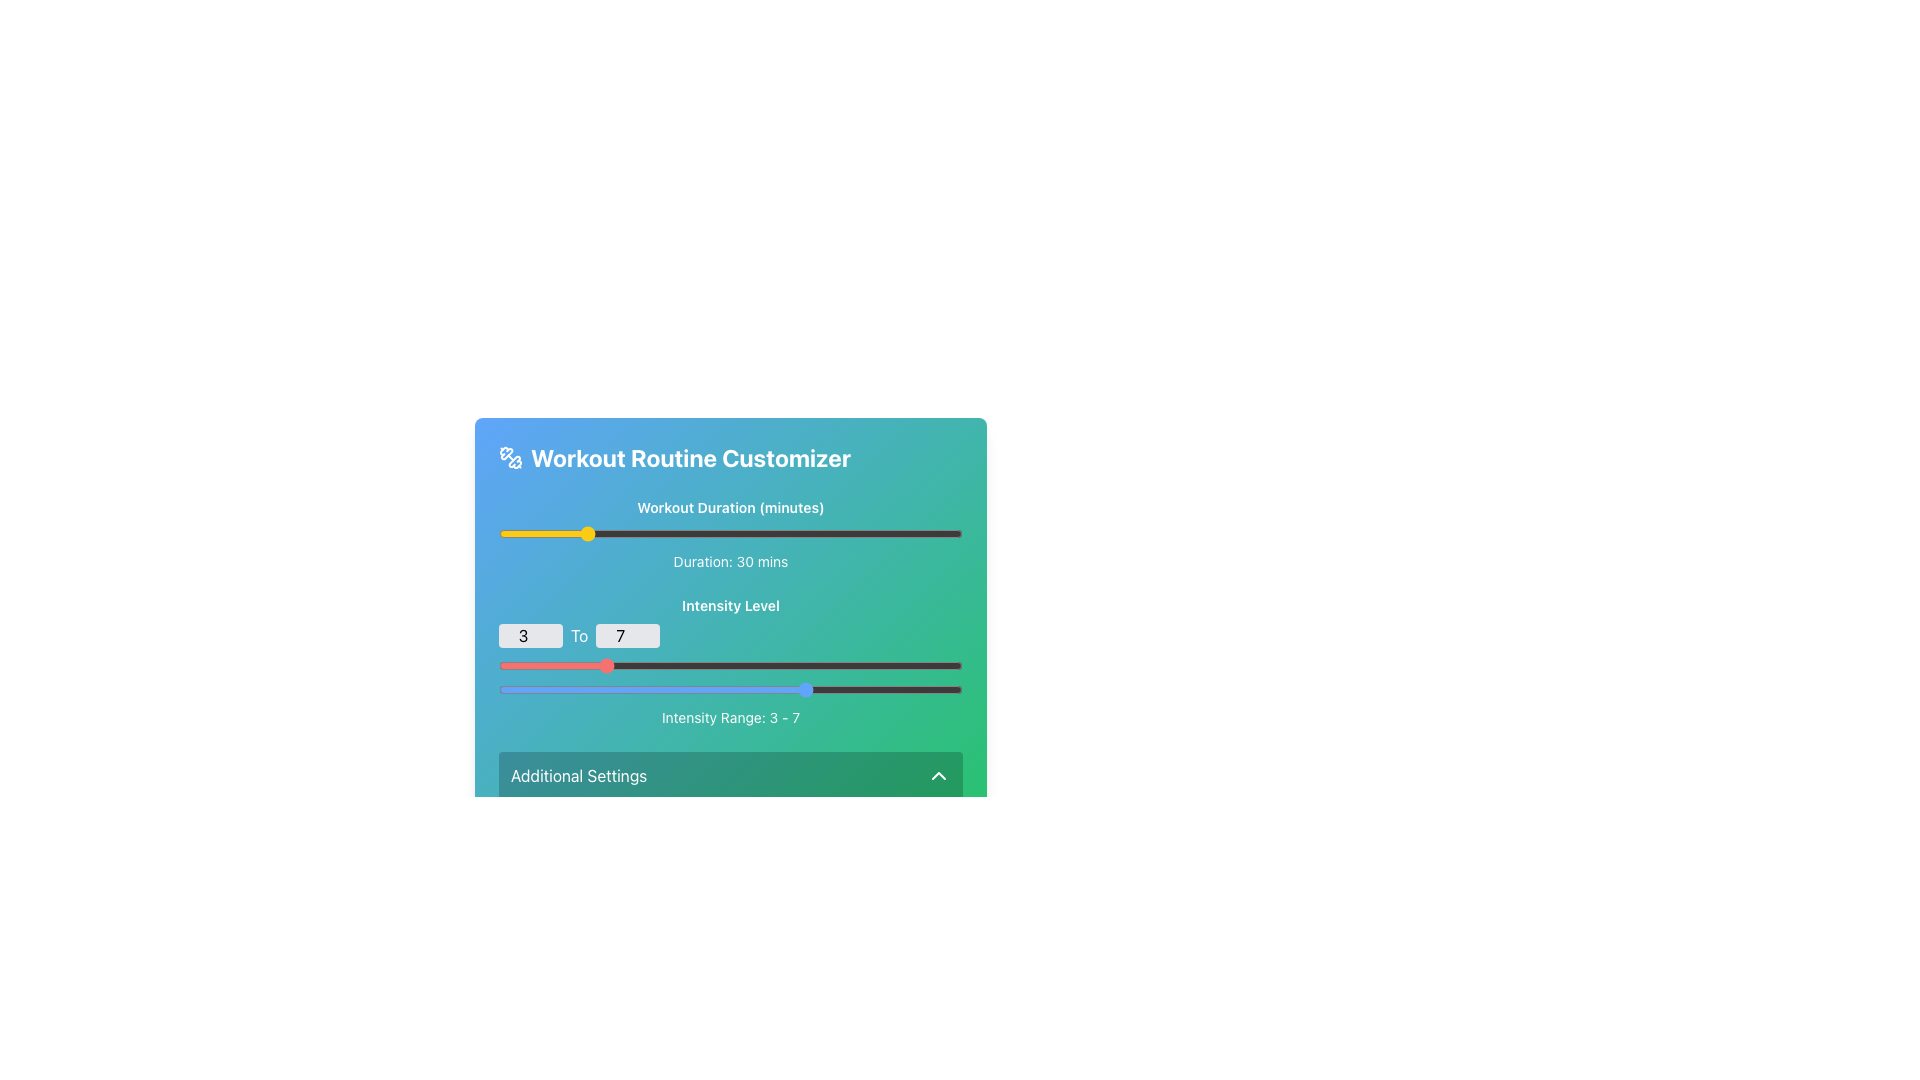 The width and height of the screenshot is (1920, 1080). I want to click on workout duration, so click(894, 532).